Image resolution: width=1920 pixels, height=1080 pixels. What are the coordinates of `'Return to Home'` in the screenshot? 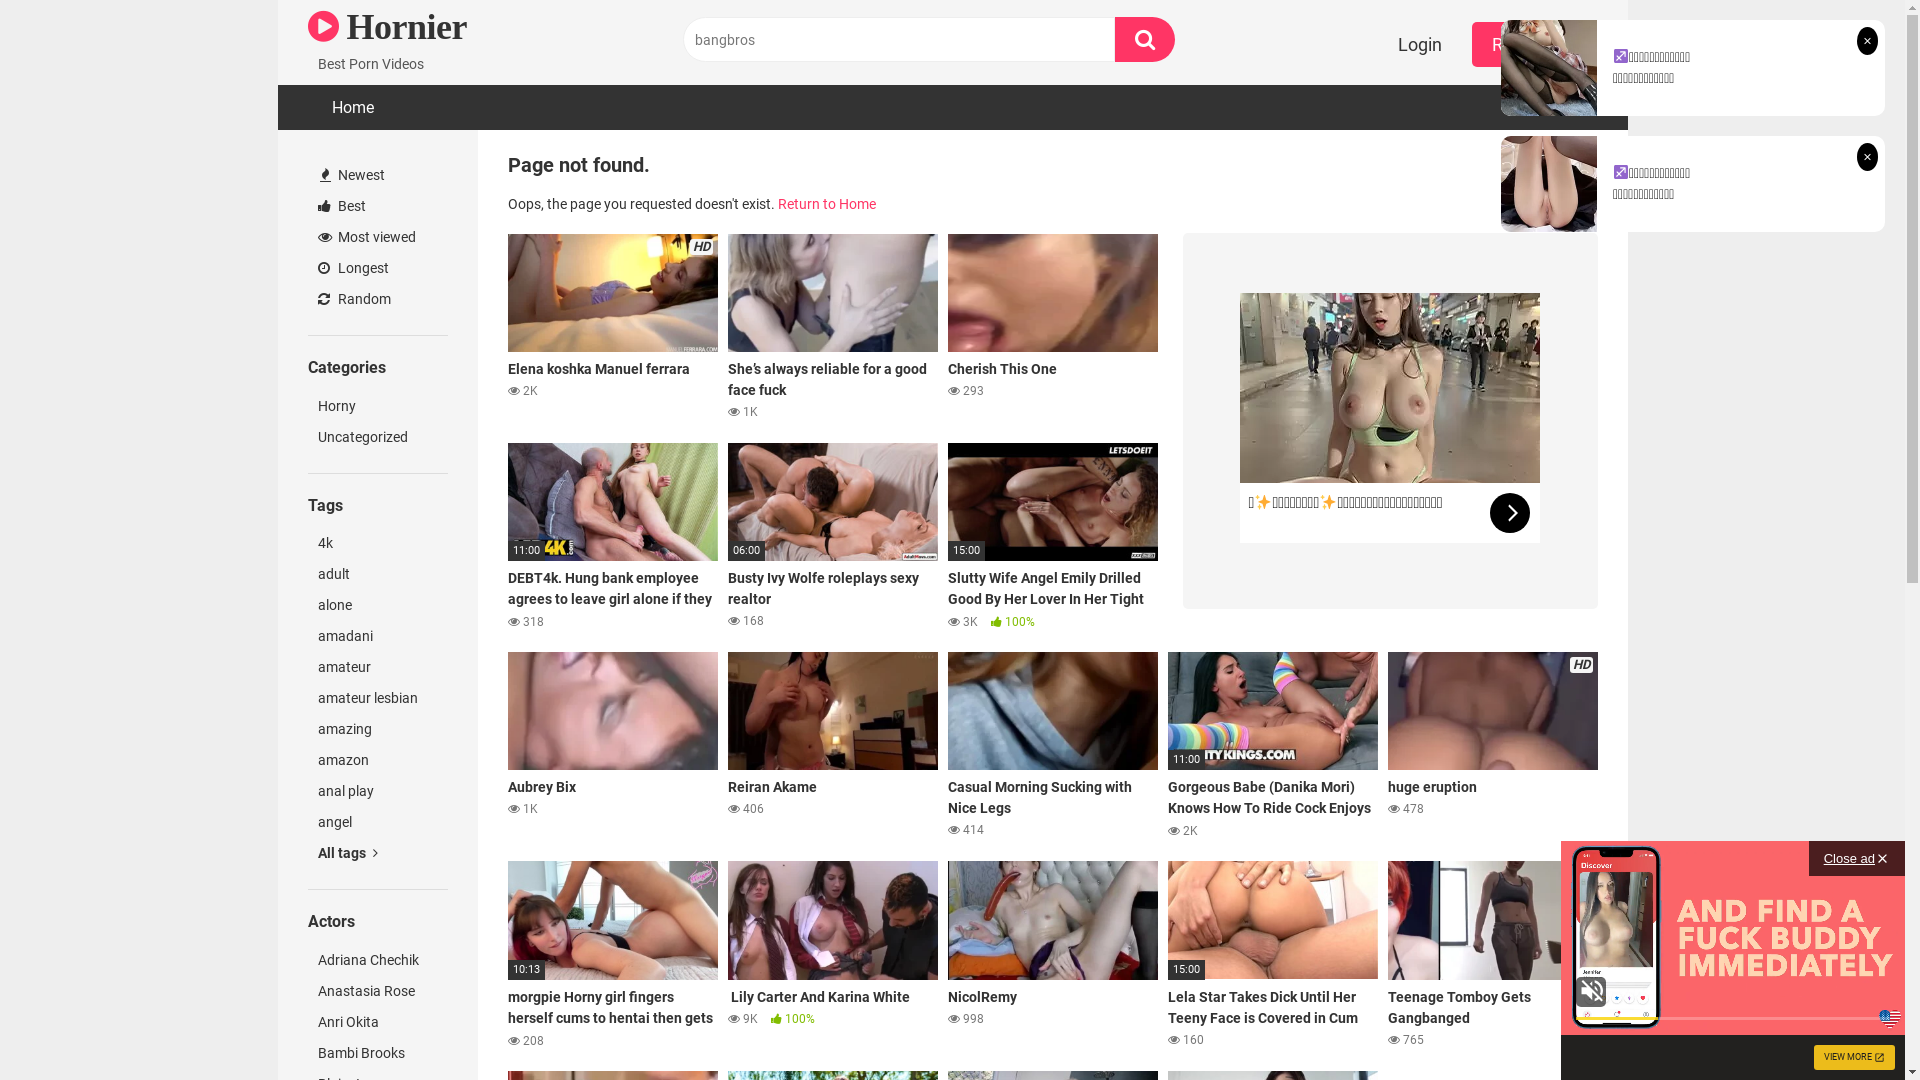 It's located at (826, 204).